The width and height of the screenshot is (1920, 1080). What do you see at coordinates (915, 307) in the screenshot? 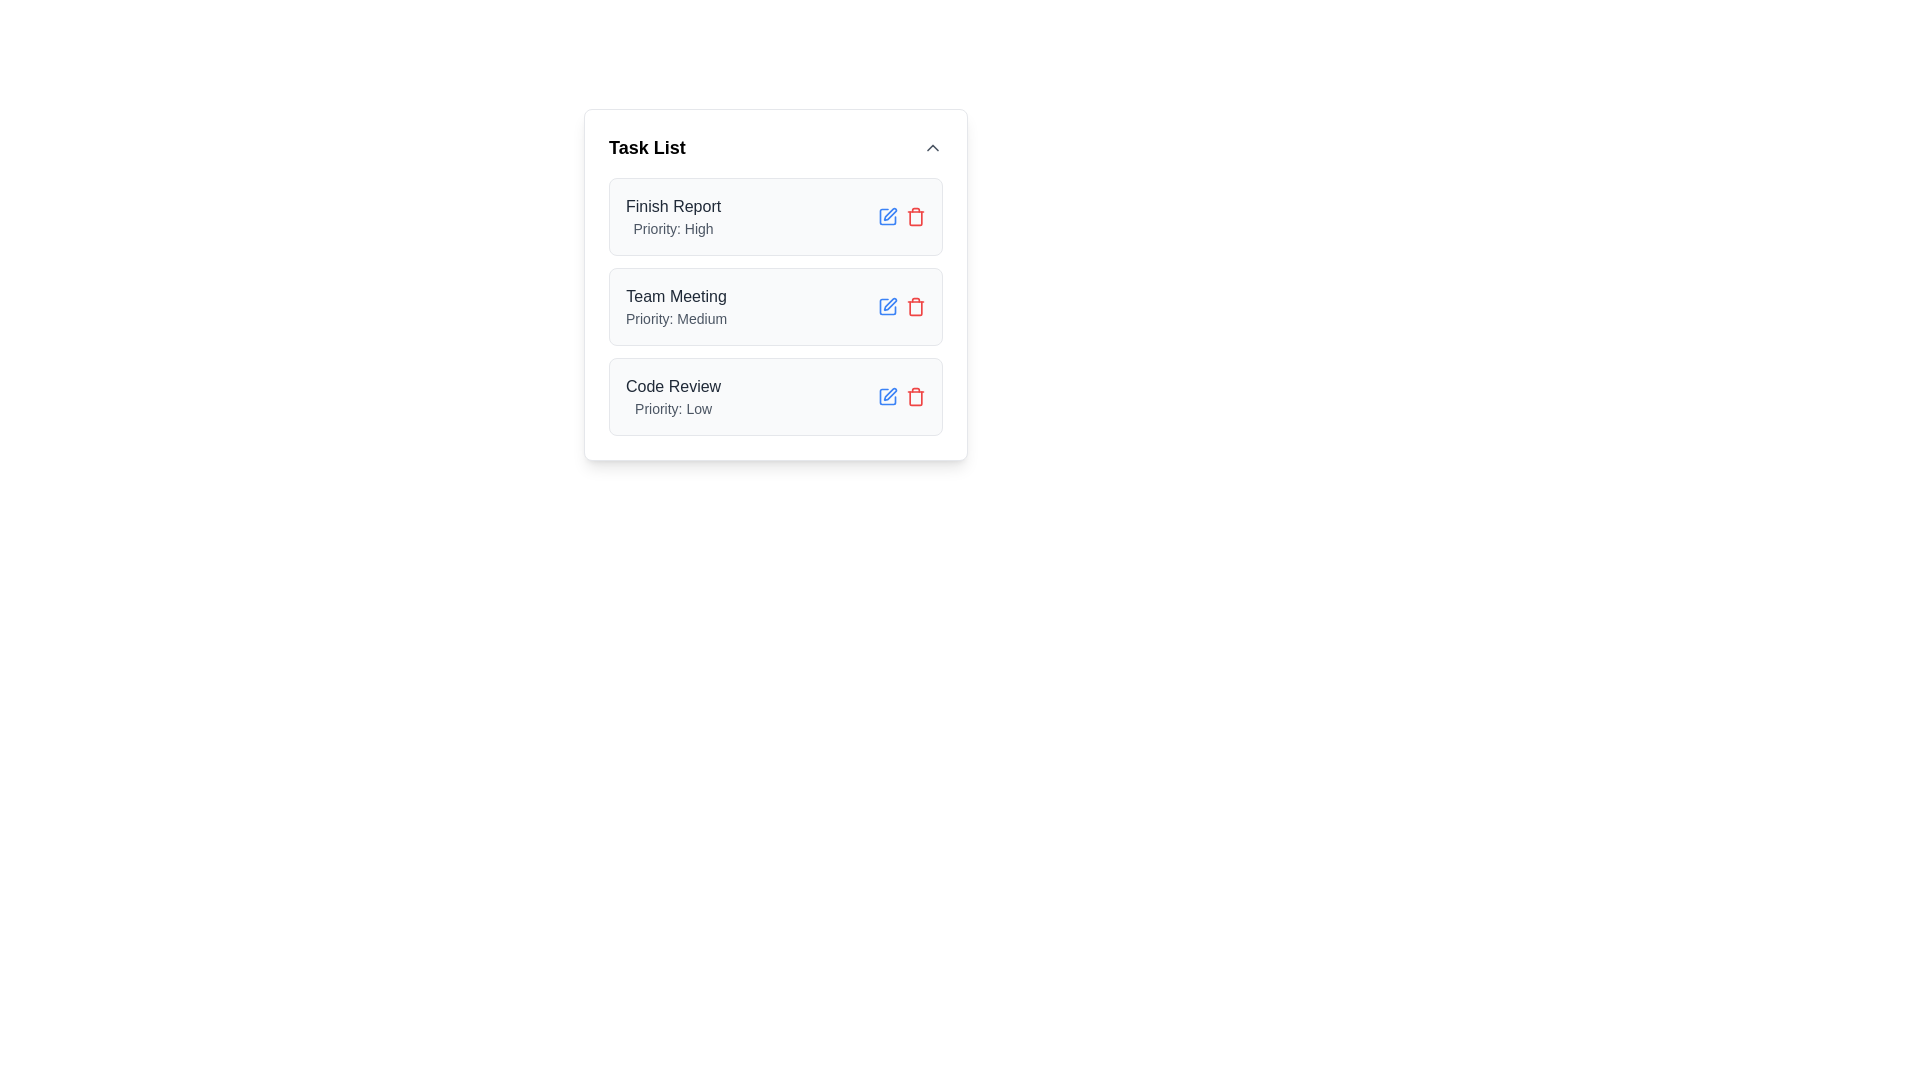
I see `the delete button for the 'Team Meeting' task` at bounding box center [915, 307].